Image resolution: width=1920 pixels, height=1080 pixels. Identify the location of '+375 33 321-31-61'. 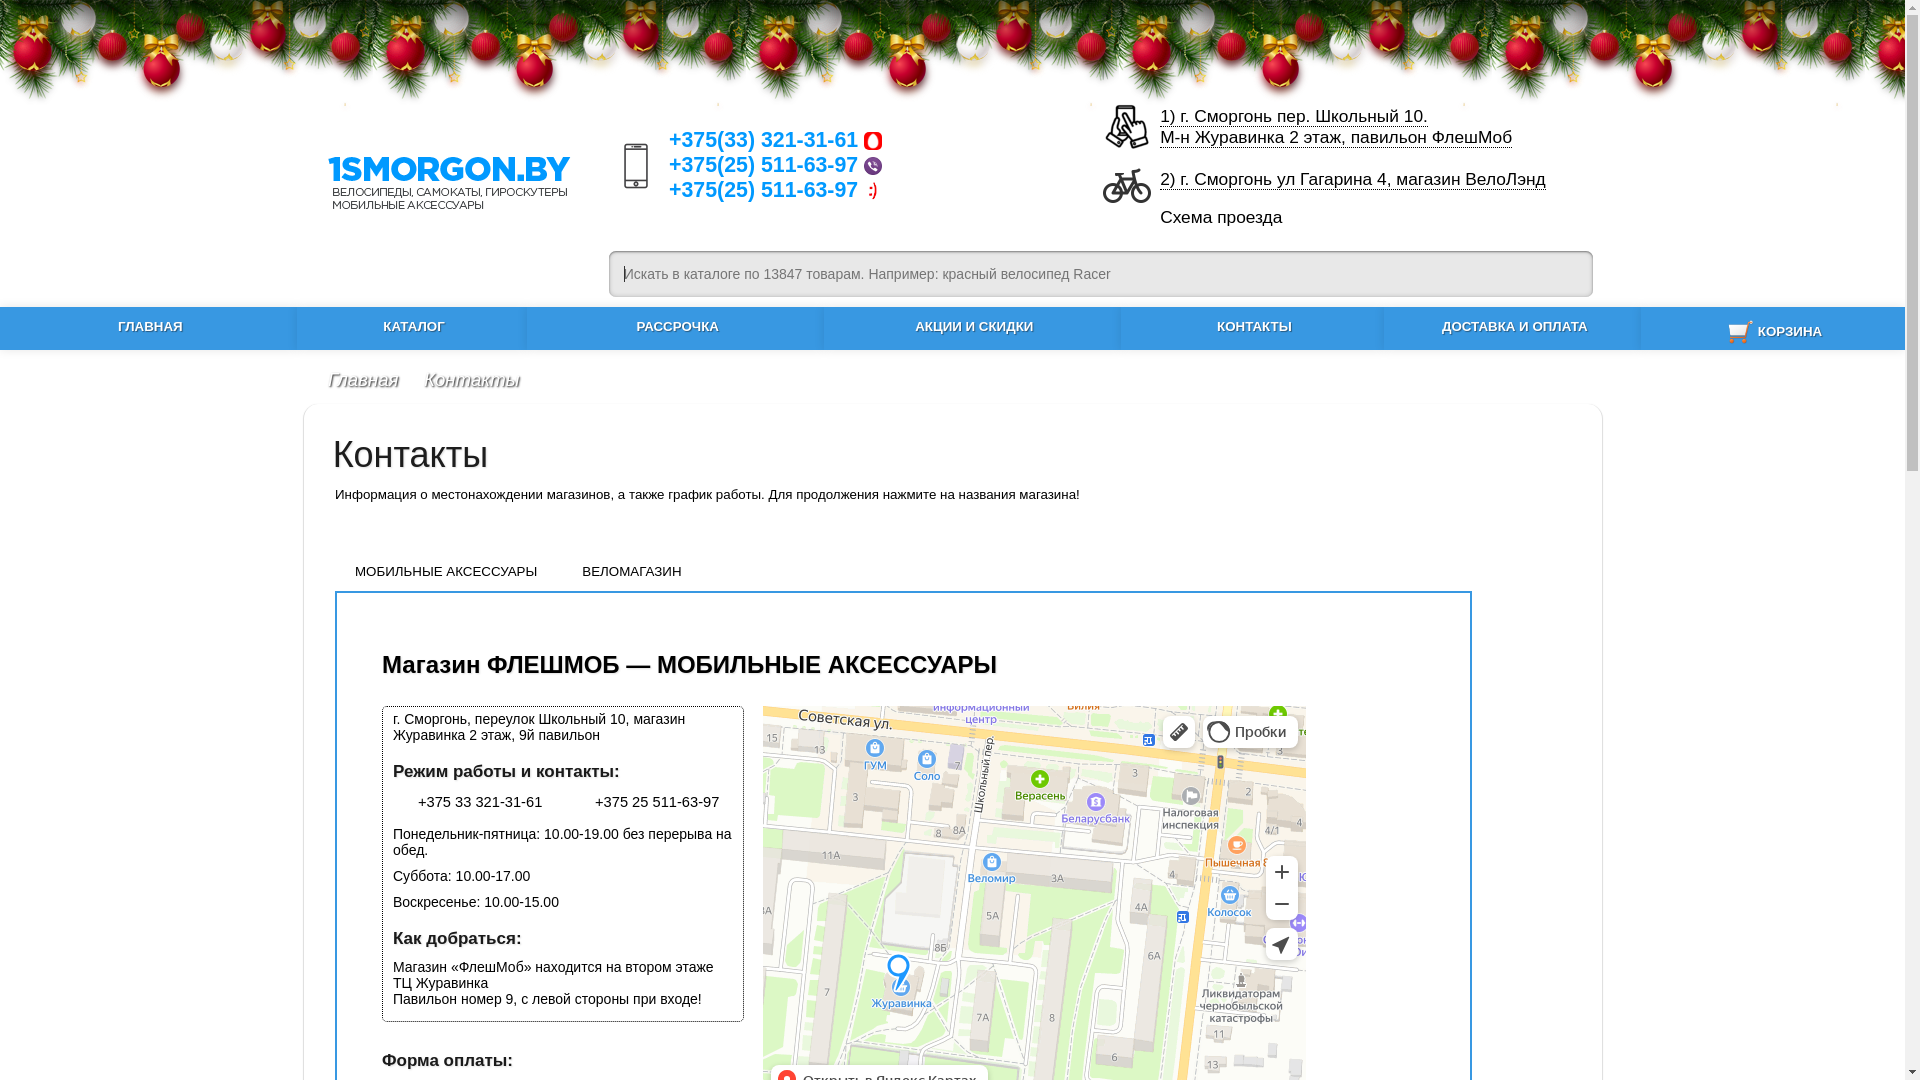
(466, 801).